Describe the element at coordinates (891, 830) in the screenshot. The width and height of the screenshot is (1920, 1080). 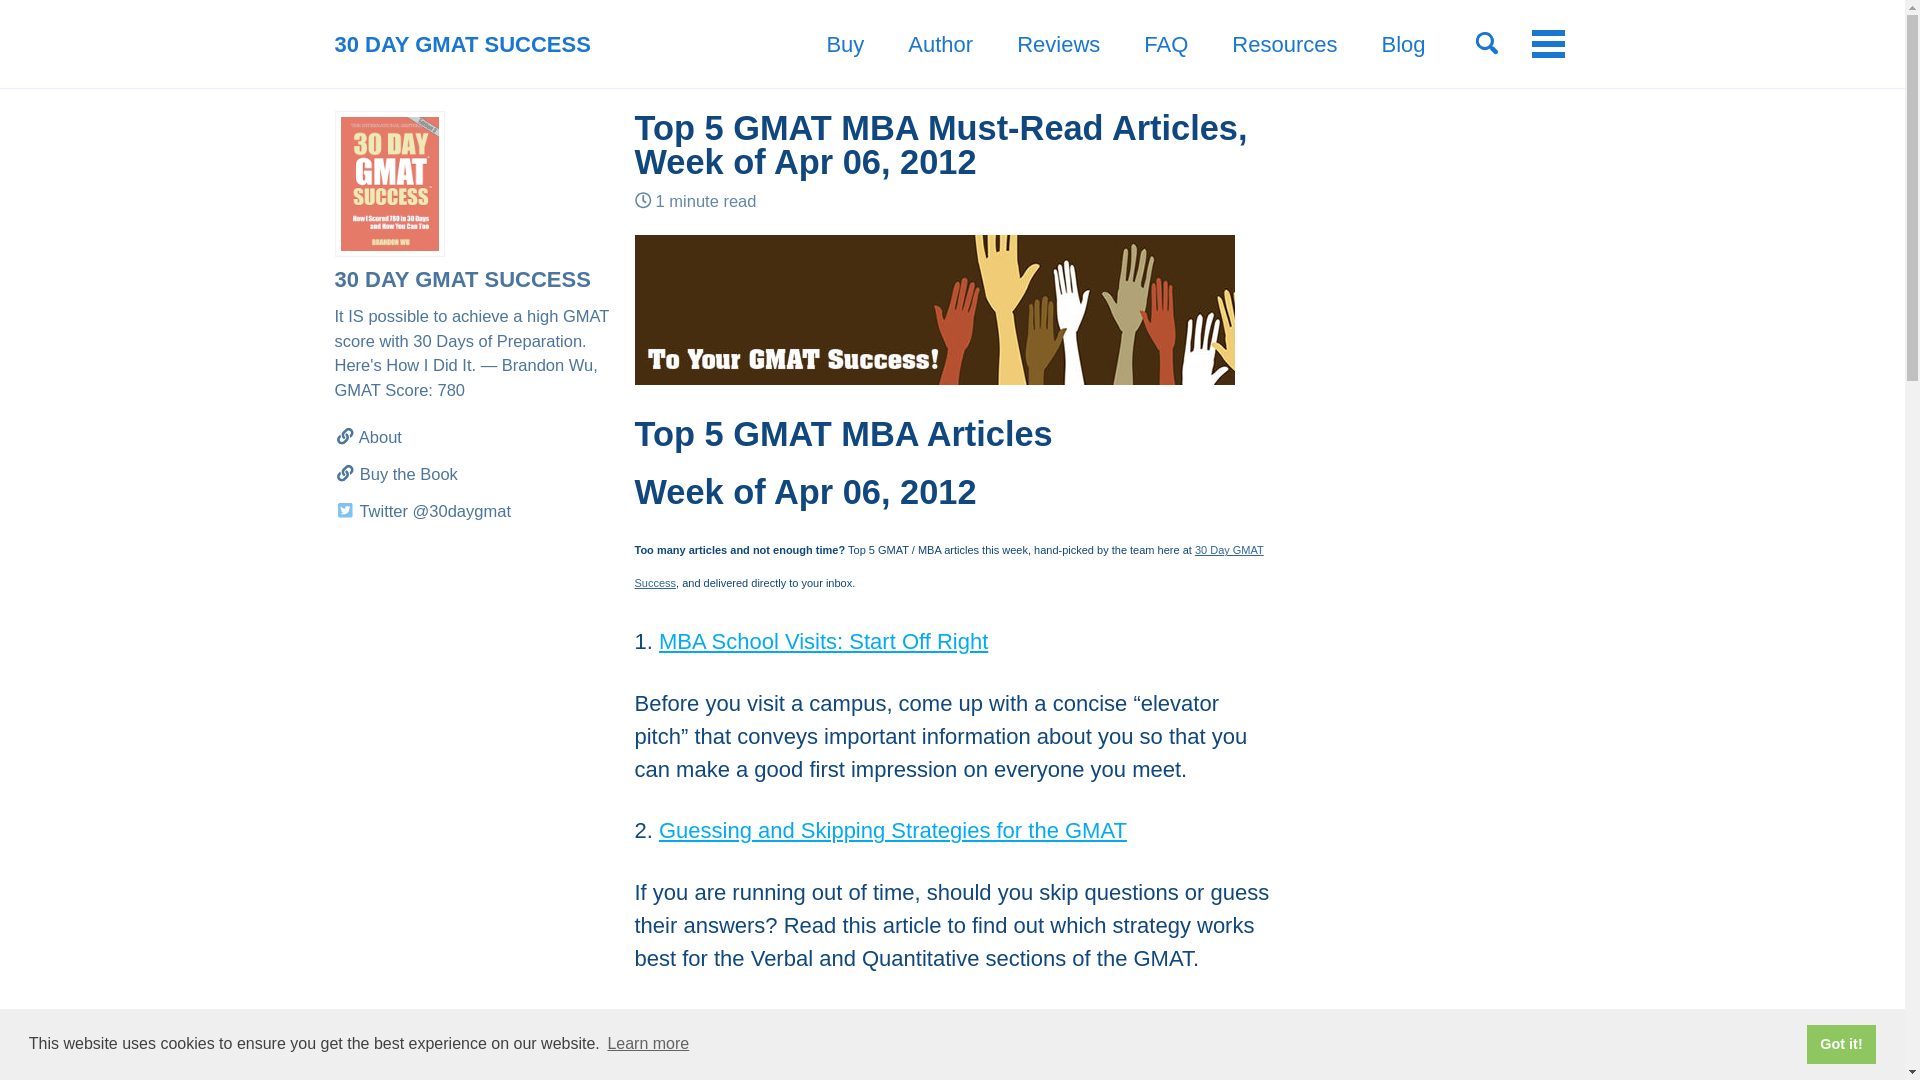
I see `'Guessing and Skipping Strategies for the GMAT'` at that location.